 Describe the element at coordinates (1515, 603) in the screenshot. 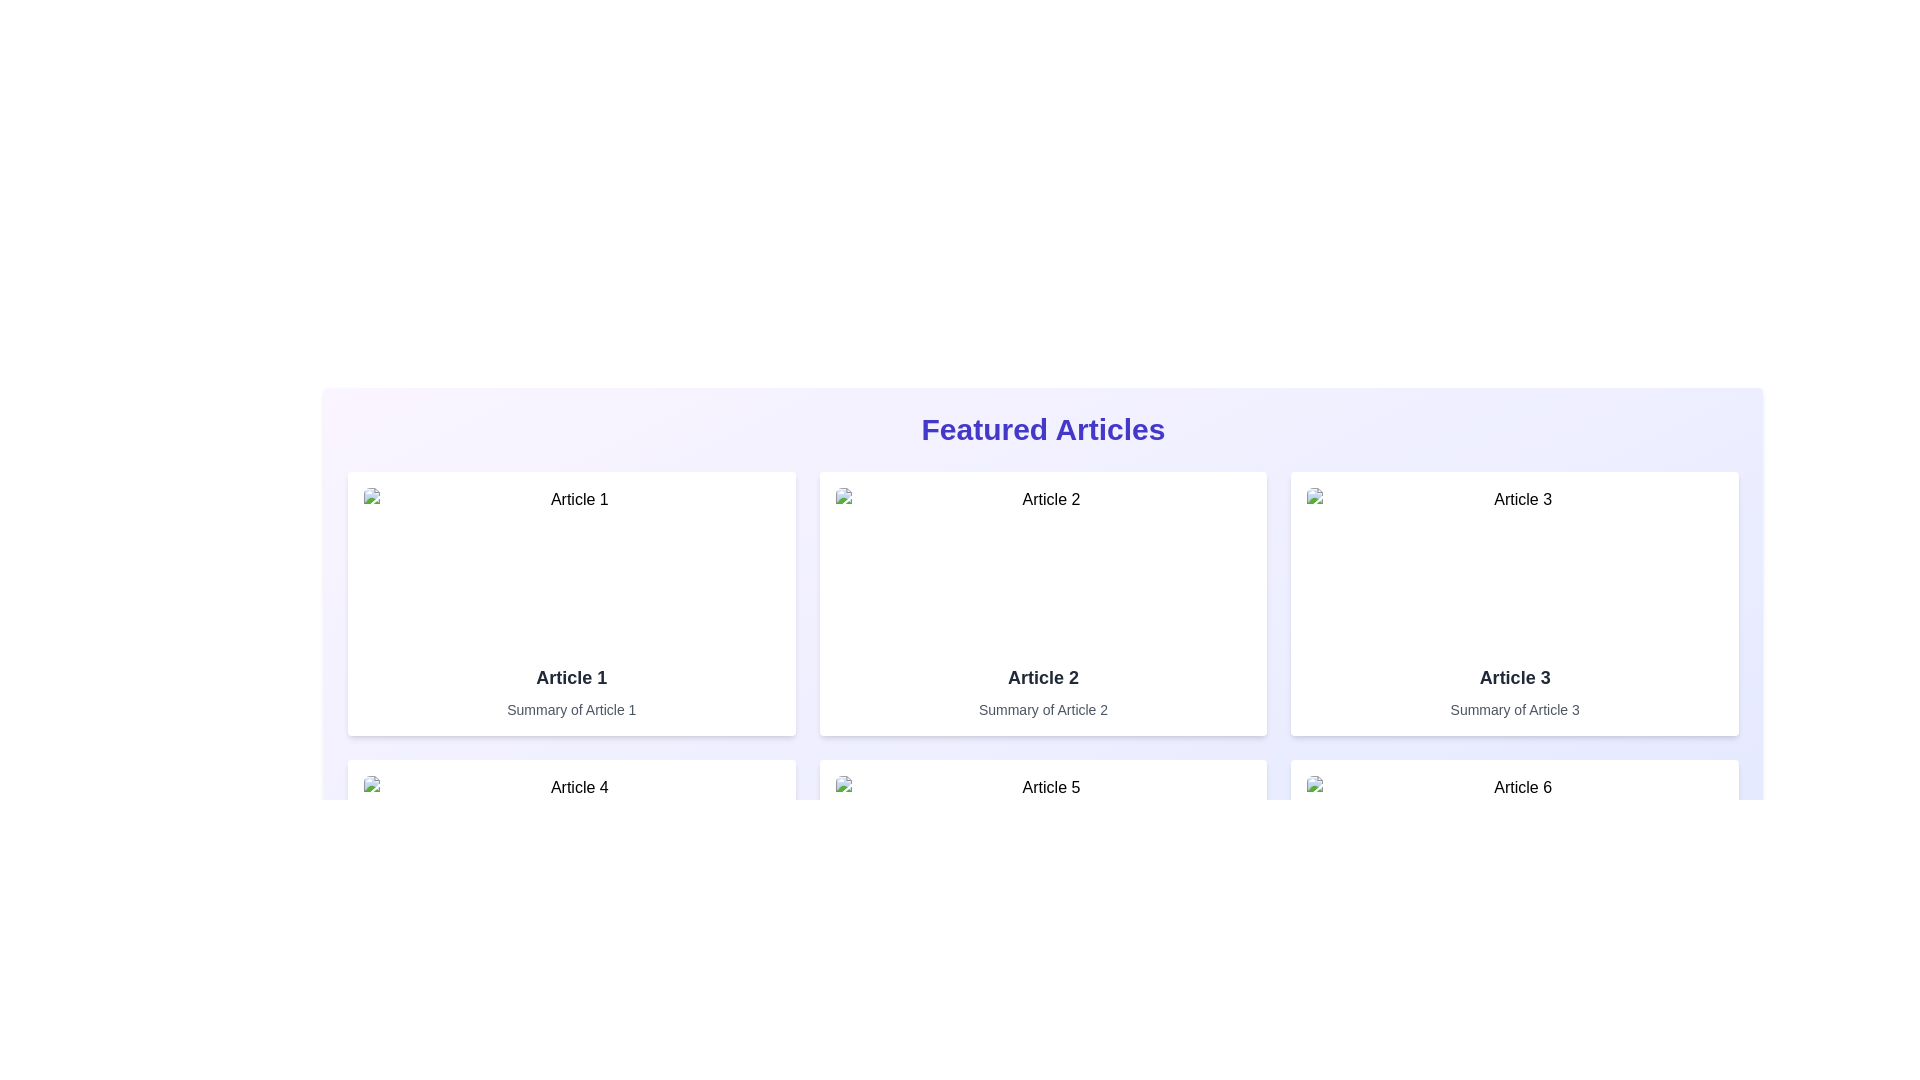

I see `the article card component in the top row, third column of the grid layout` at that location.